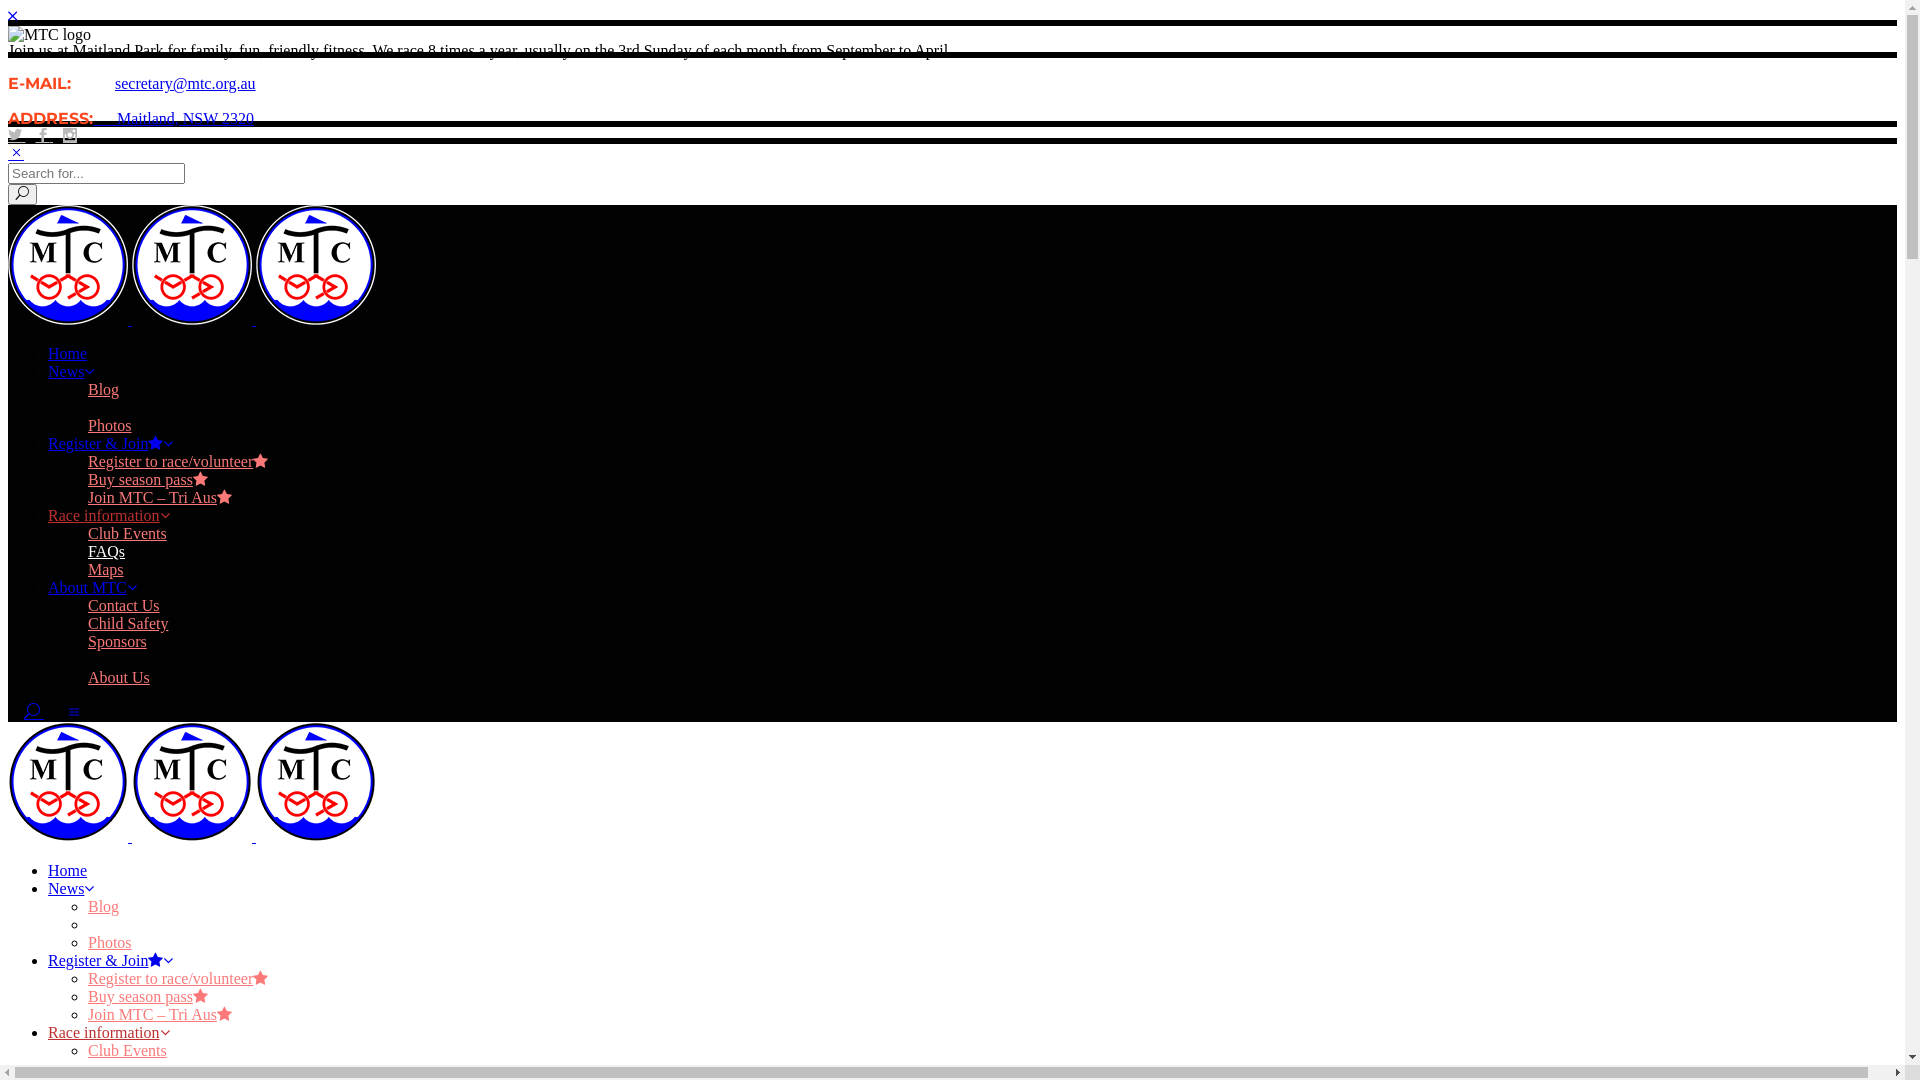  Describe the element at coordinates (108, 1032) in the screenshot. I see `'Race information'` at that location.